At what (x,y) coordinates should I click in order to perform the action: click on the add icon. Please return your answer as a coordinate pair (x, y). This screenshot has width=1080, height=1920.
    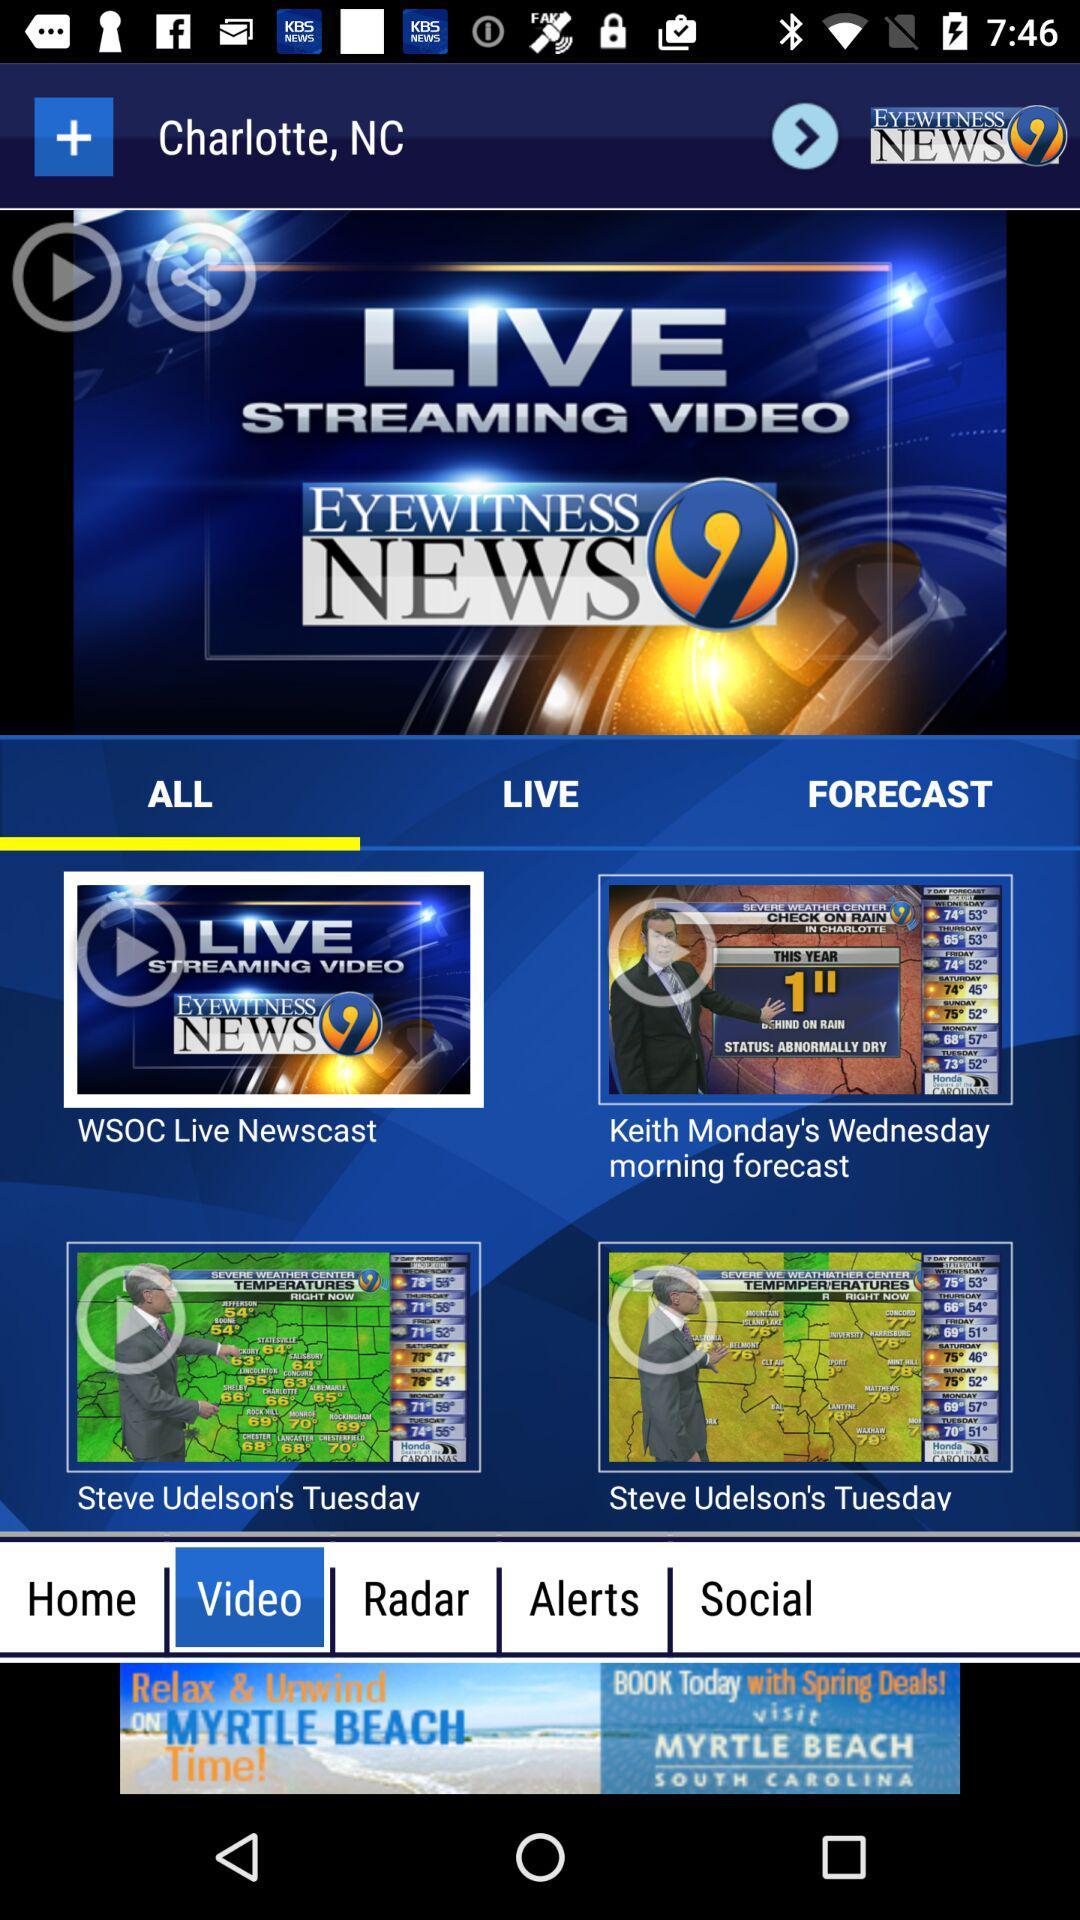
    Looking at the image, I should click on (72, 135).